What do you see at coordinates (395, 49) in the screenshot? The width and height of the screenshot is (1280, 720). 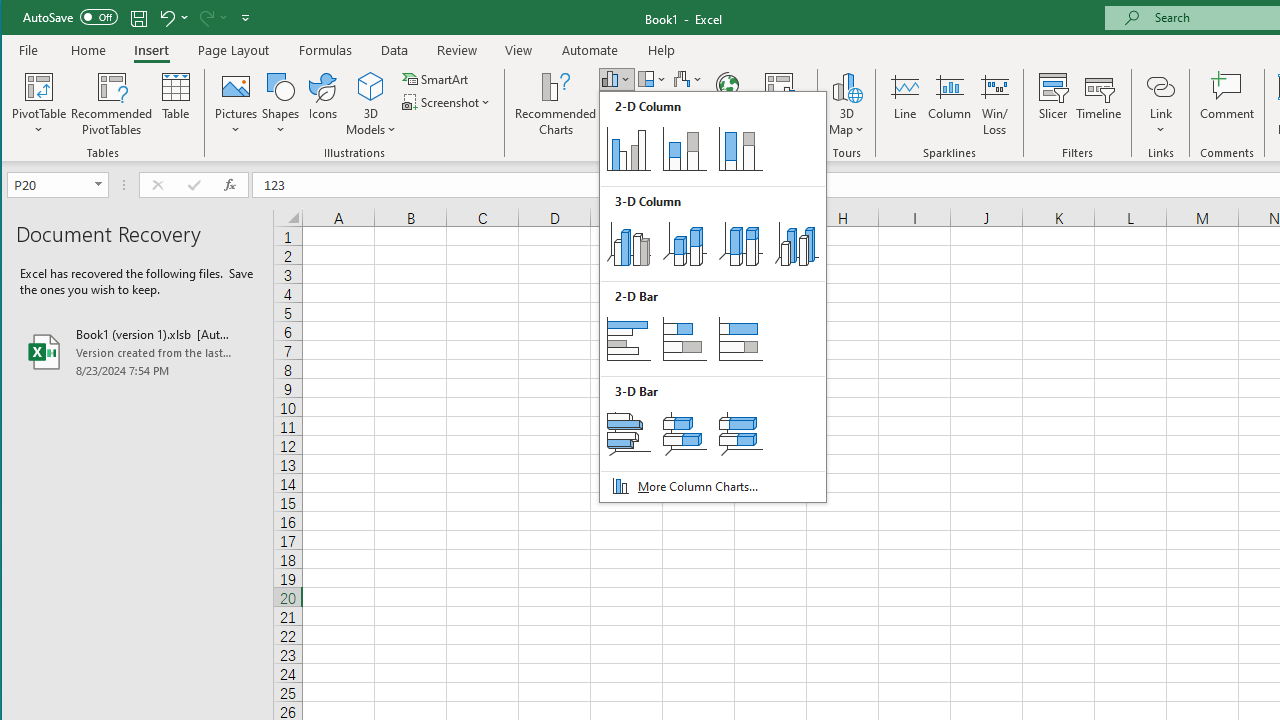 I see `'Data'` at bounding box center [395, 49].